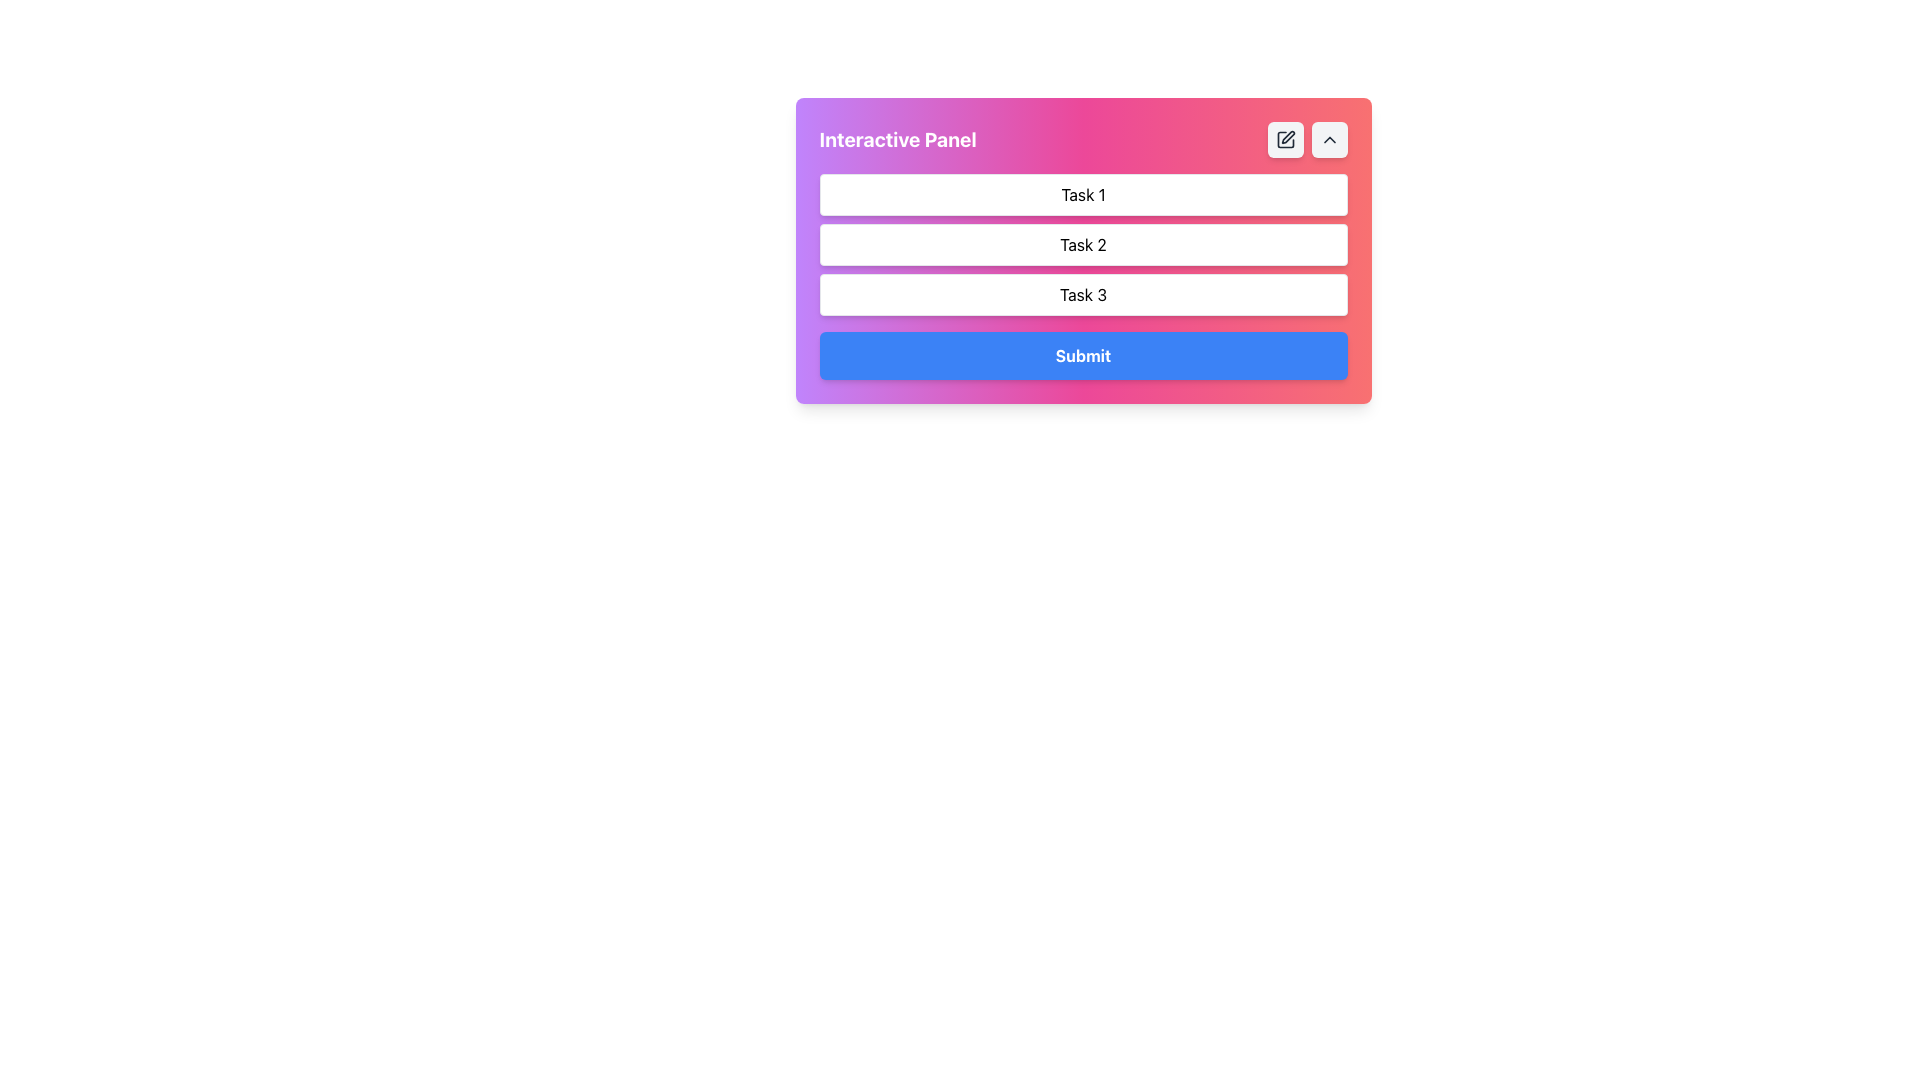  Describe the element at coordinates (1285, 138) in the screenshot. I see `the Icon button located in the header section of the panel on the top right` at that location.